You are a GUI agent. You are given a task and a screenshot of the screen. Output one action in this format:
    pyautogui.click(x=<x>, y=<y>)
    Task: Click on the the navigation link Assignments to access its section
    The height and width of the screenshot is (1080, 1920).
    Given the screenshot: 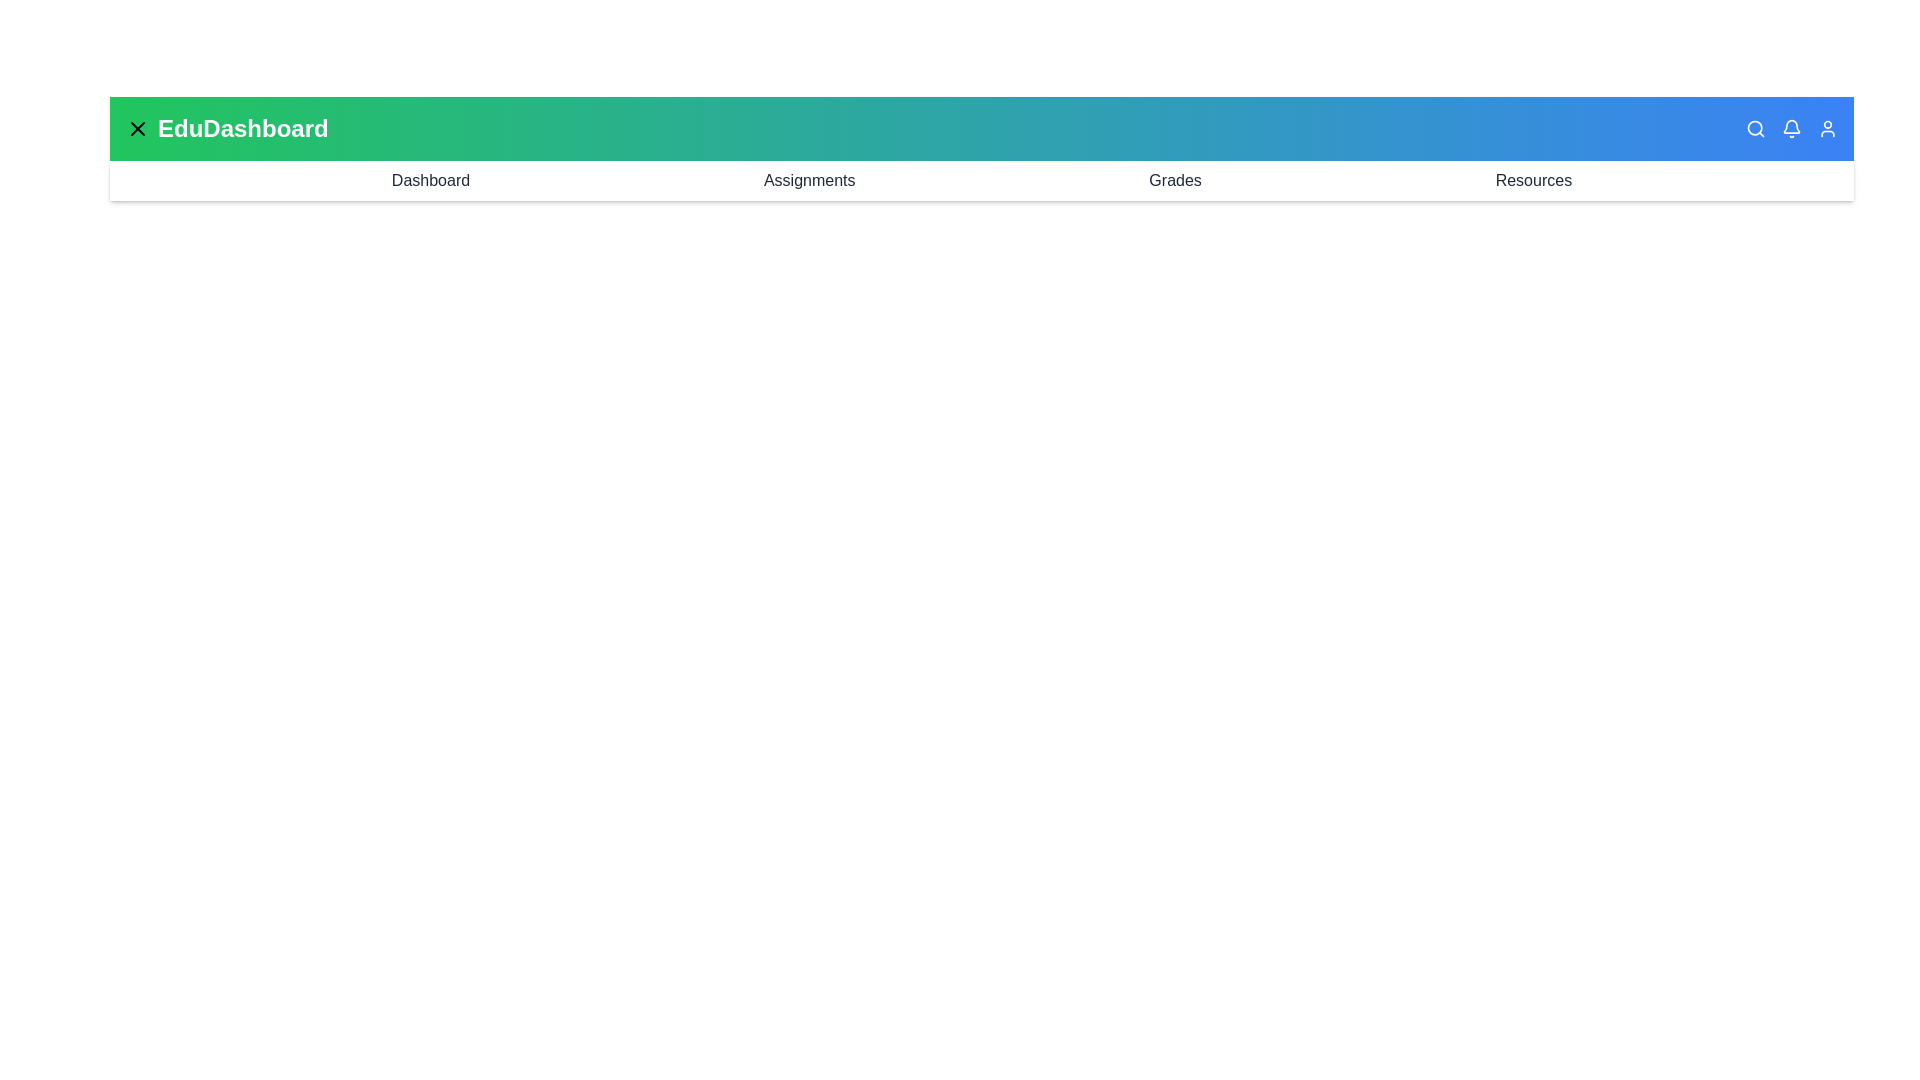 What is the action you would take?
    pyautogui.click(x=809, y=181)
    